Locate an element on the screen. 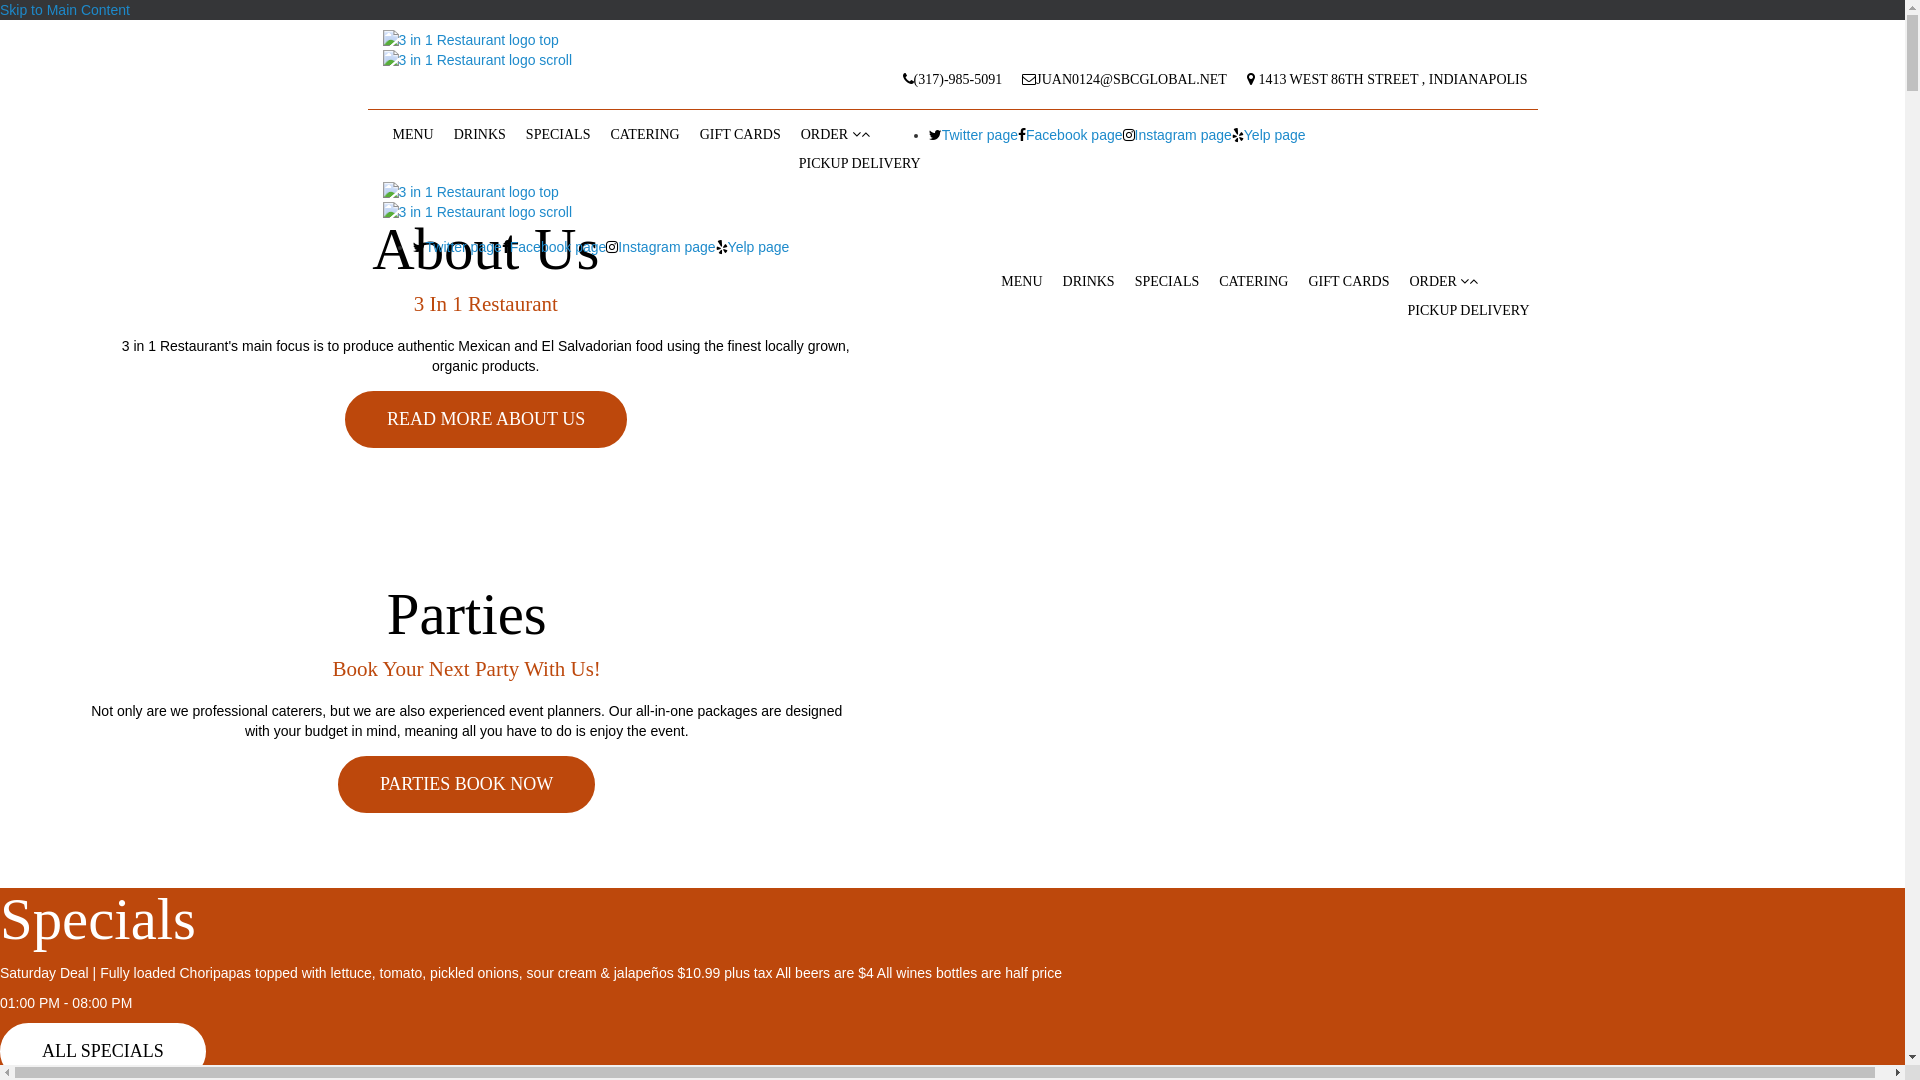 The image size is (1920, 1080). 'Twitter page' is located at coordinates (928, 135).